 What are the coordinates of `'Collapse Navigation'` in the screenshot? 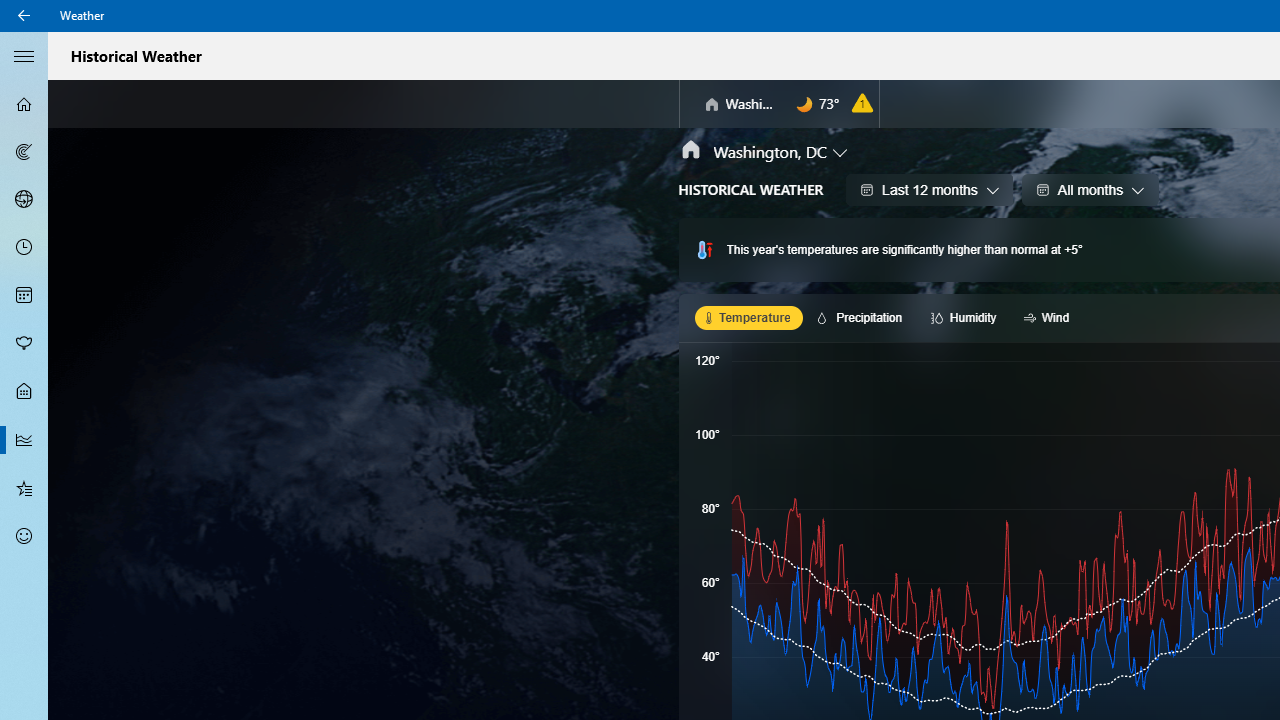 It's located at (24, 54).